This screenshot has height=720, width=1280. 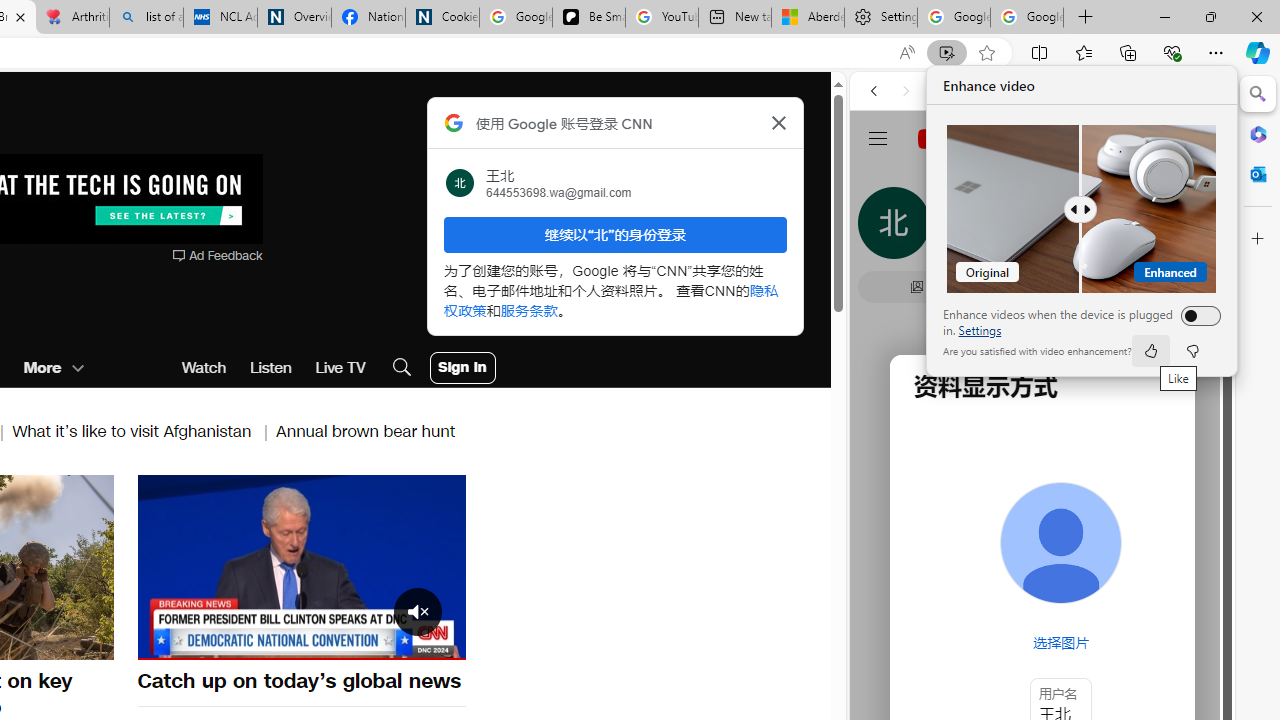 I want to click on 'Fullscreen', so click(x=437, y=643).